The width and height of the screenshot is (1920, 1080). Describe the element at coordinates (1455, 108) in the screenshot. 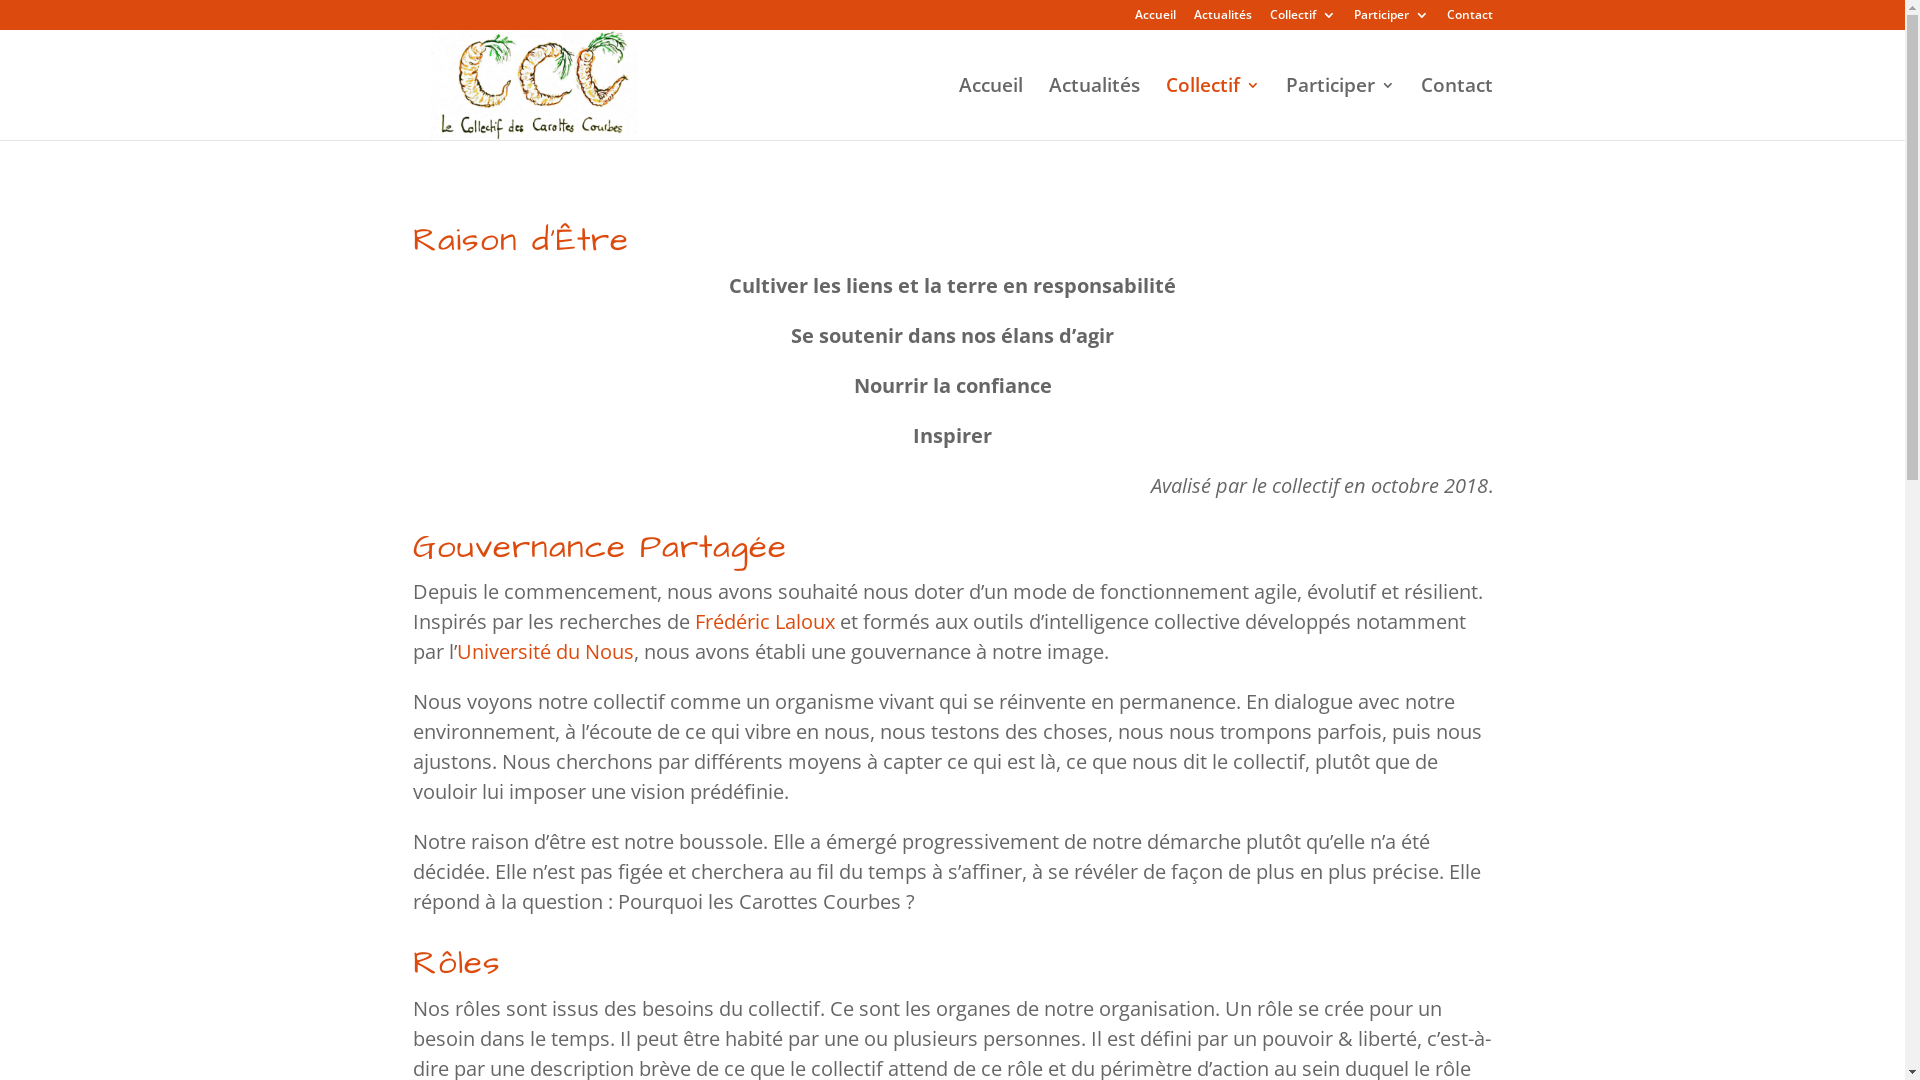

I see `'Contact'` at that location.